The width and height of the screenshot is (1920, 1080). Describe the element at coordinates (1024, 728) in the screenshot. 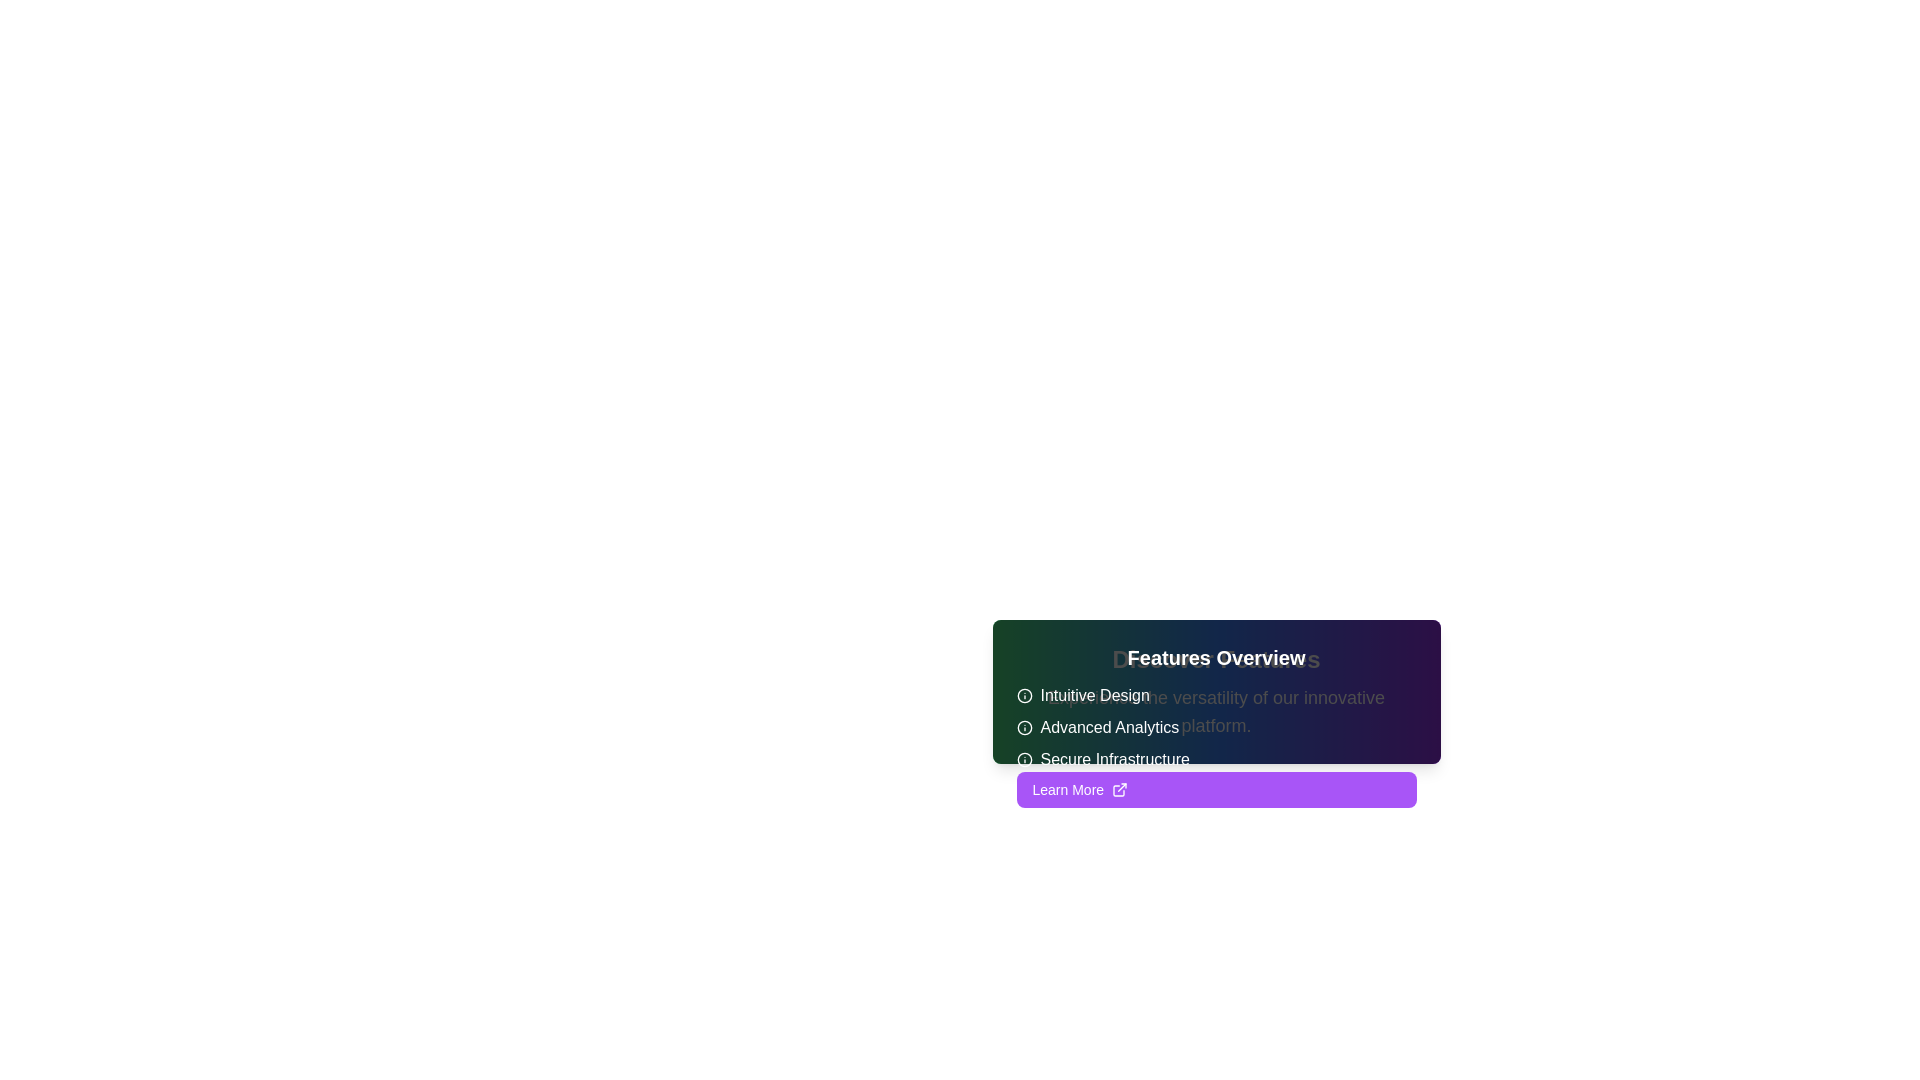

I see `the informational marker icon located to the left of the 'Advanced Analytics' text to show contextual options` at that location.